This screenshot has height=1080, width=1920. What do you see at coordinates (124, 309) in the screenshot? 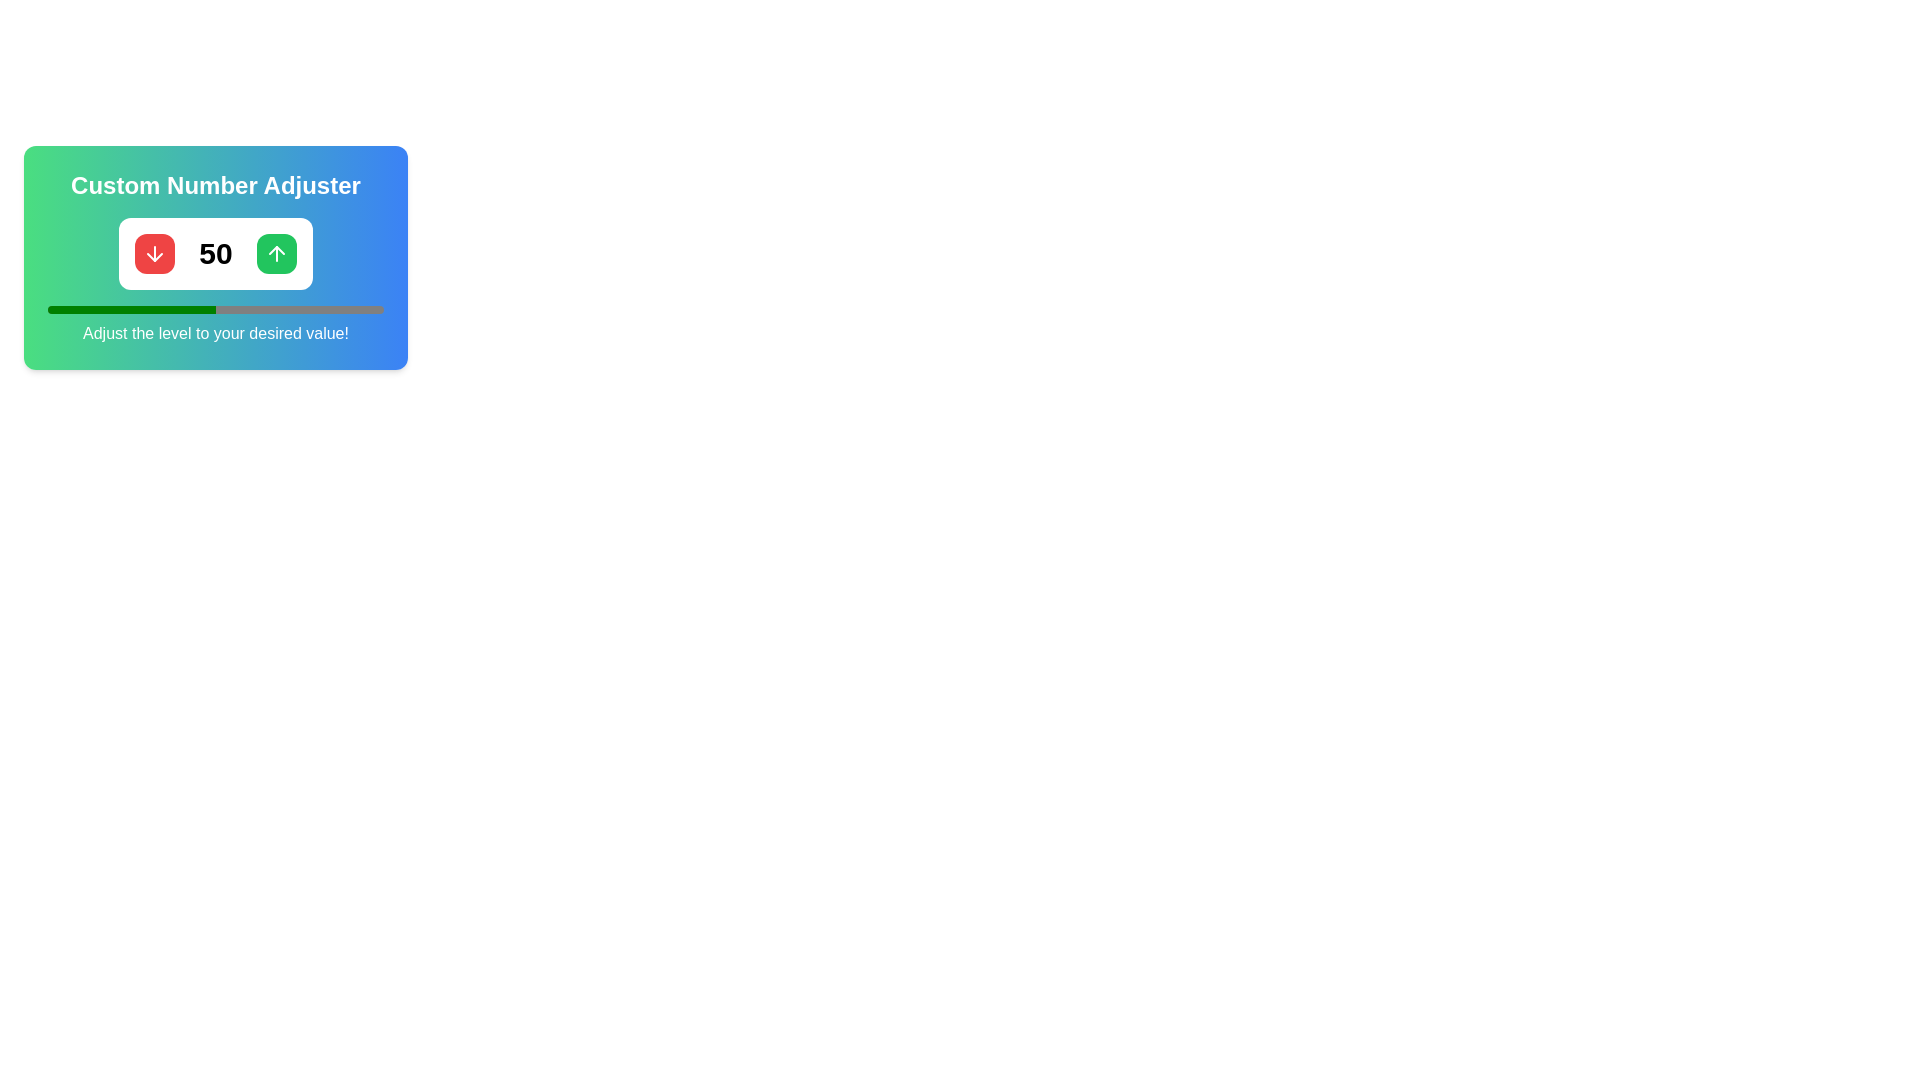
I see `the slider value` at bounding box center [124, 309].